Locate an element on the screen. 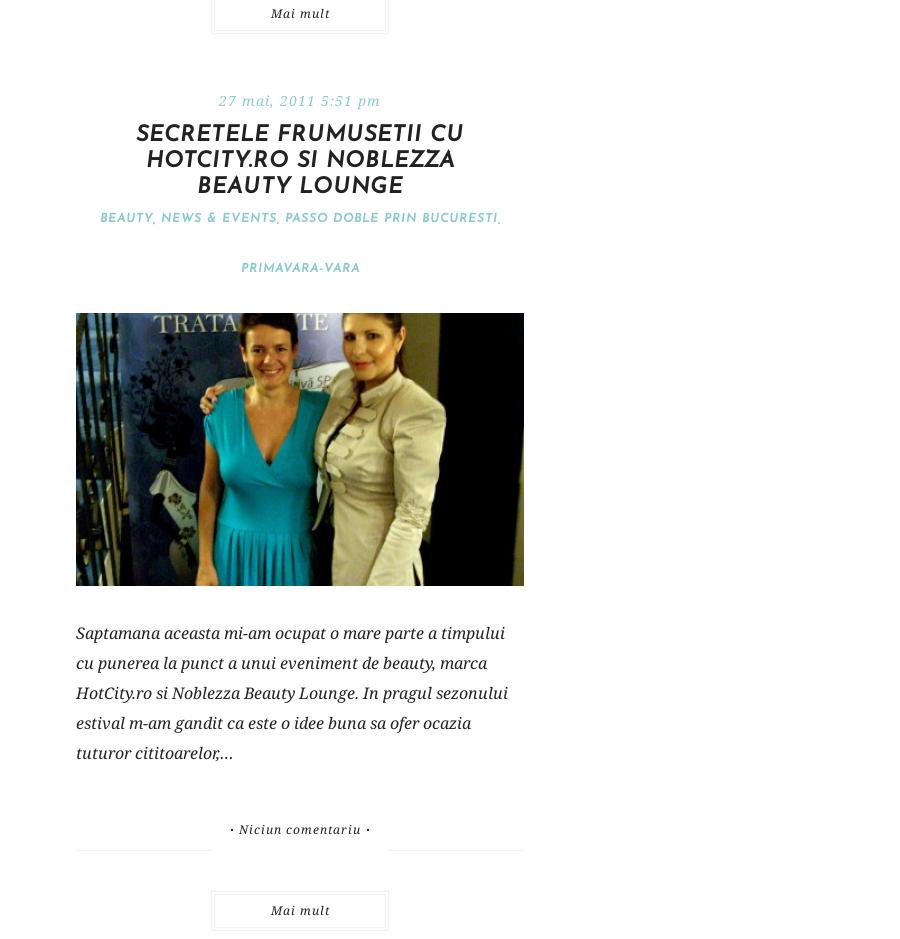 The height and width of the screenshot is (939, 900). 'Saptamana aceasta mi-am ocupat o mare parte a timpului cu punerea la punct a unui eveniment de beauty, marca HotCity.ro si Noblezza Beauty Lounge. In pragul sezonului estival m-am gandit ca este o idee buna sa ofer ocazia tuturor cititoarelor,…' is located at coordinates (74, 691).